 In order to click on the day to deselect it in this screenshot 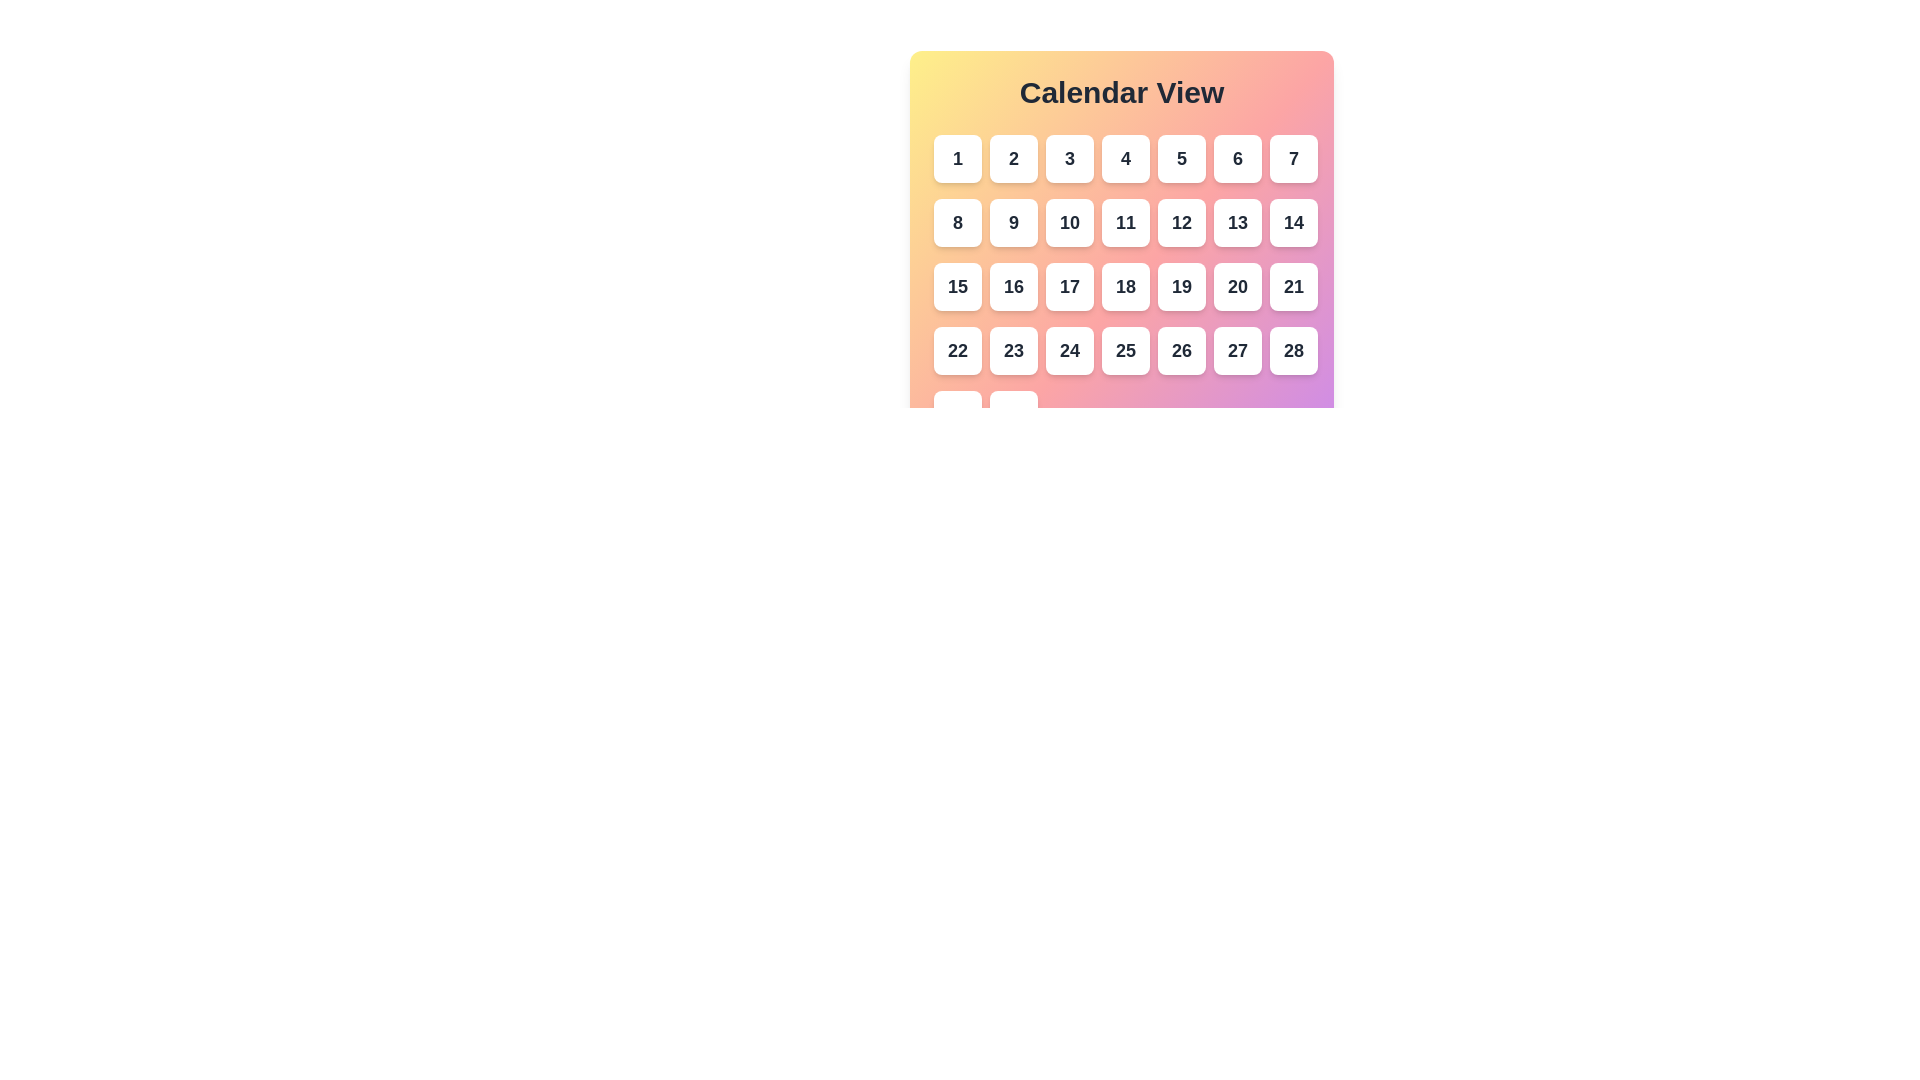, I will do `click(957, 286)`.